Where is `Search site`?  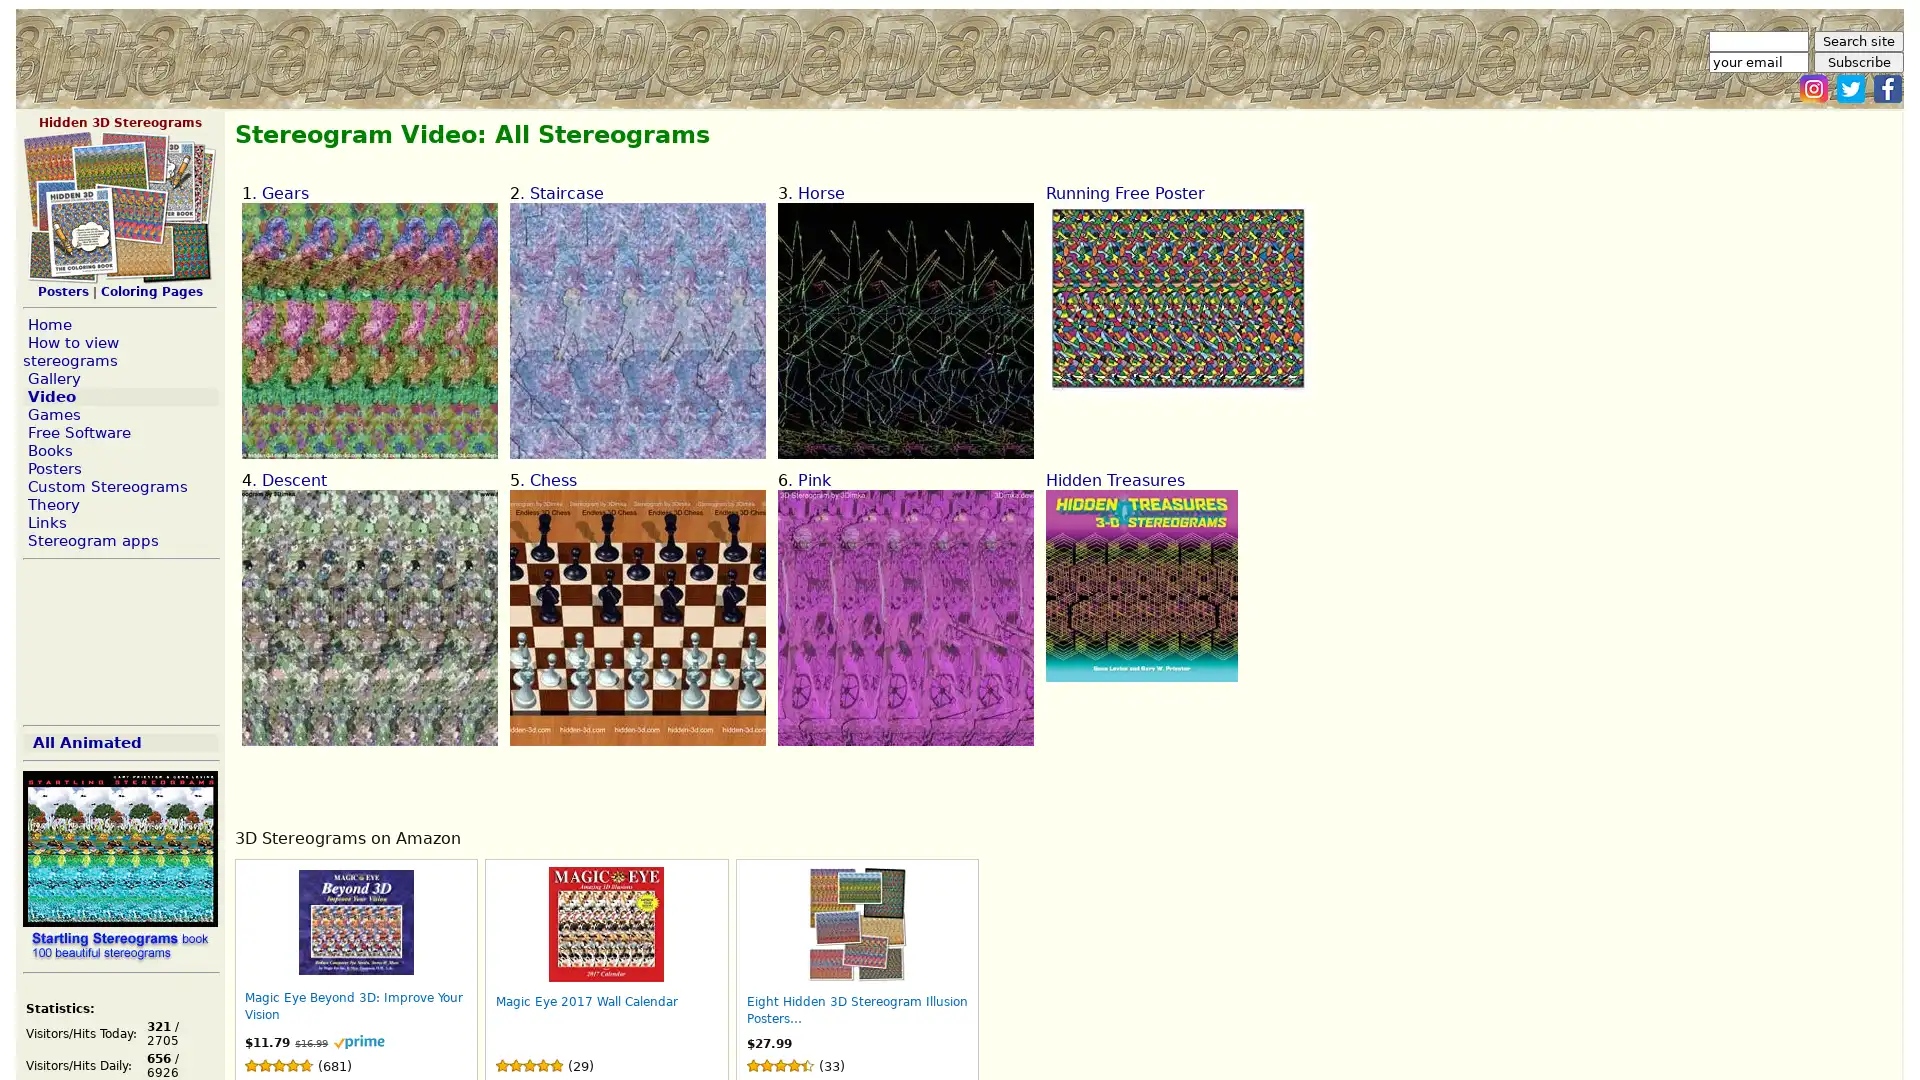 Search site is located at coordinates (1857, 41).